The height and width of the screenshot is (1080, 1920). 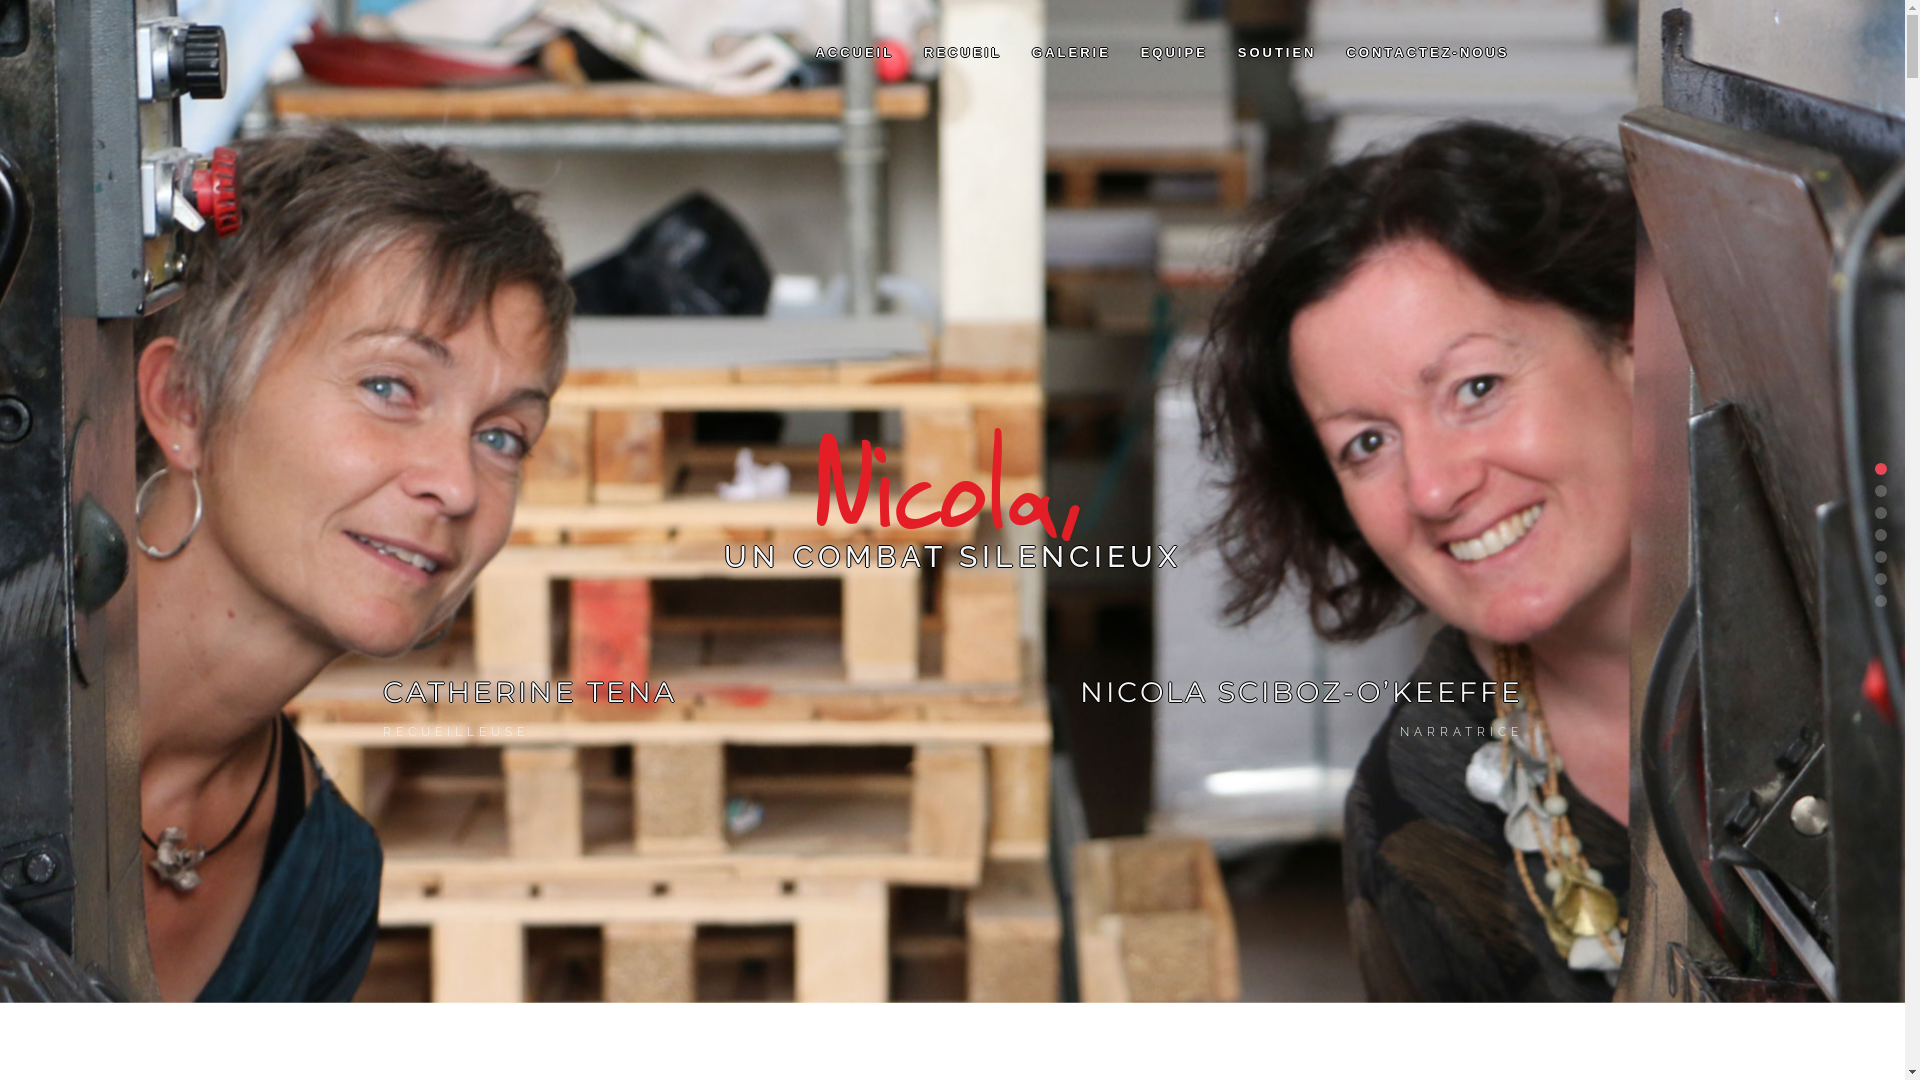 I want to click on 'EQUIPE', so click(x=1174, y=52).